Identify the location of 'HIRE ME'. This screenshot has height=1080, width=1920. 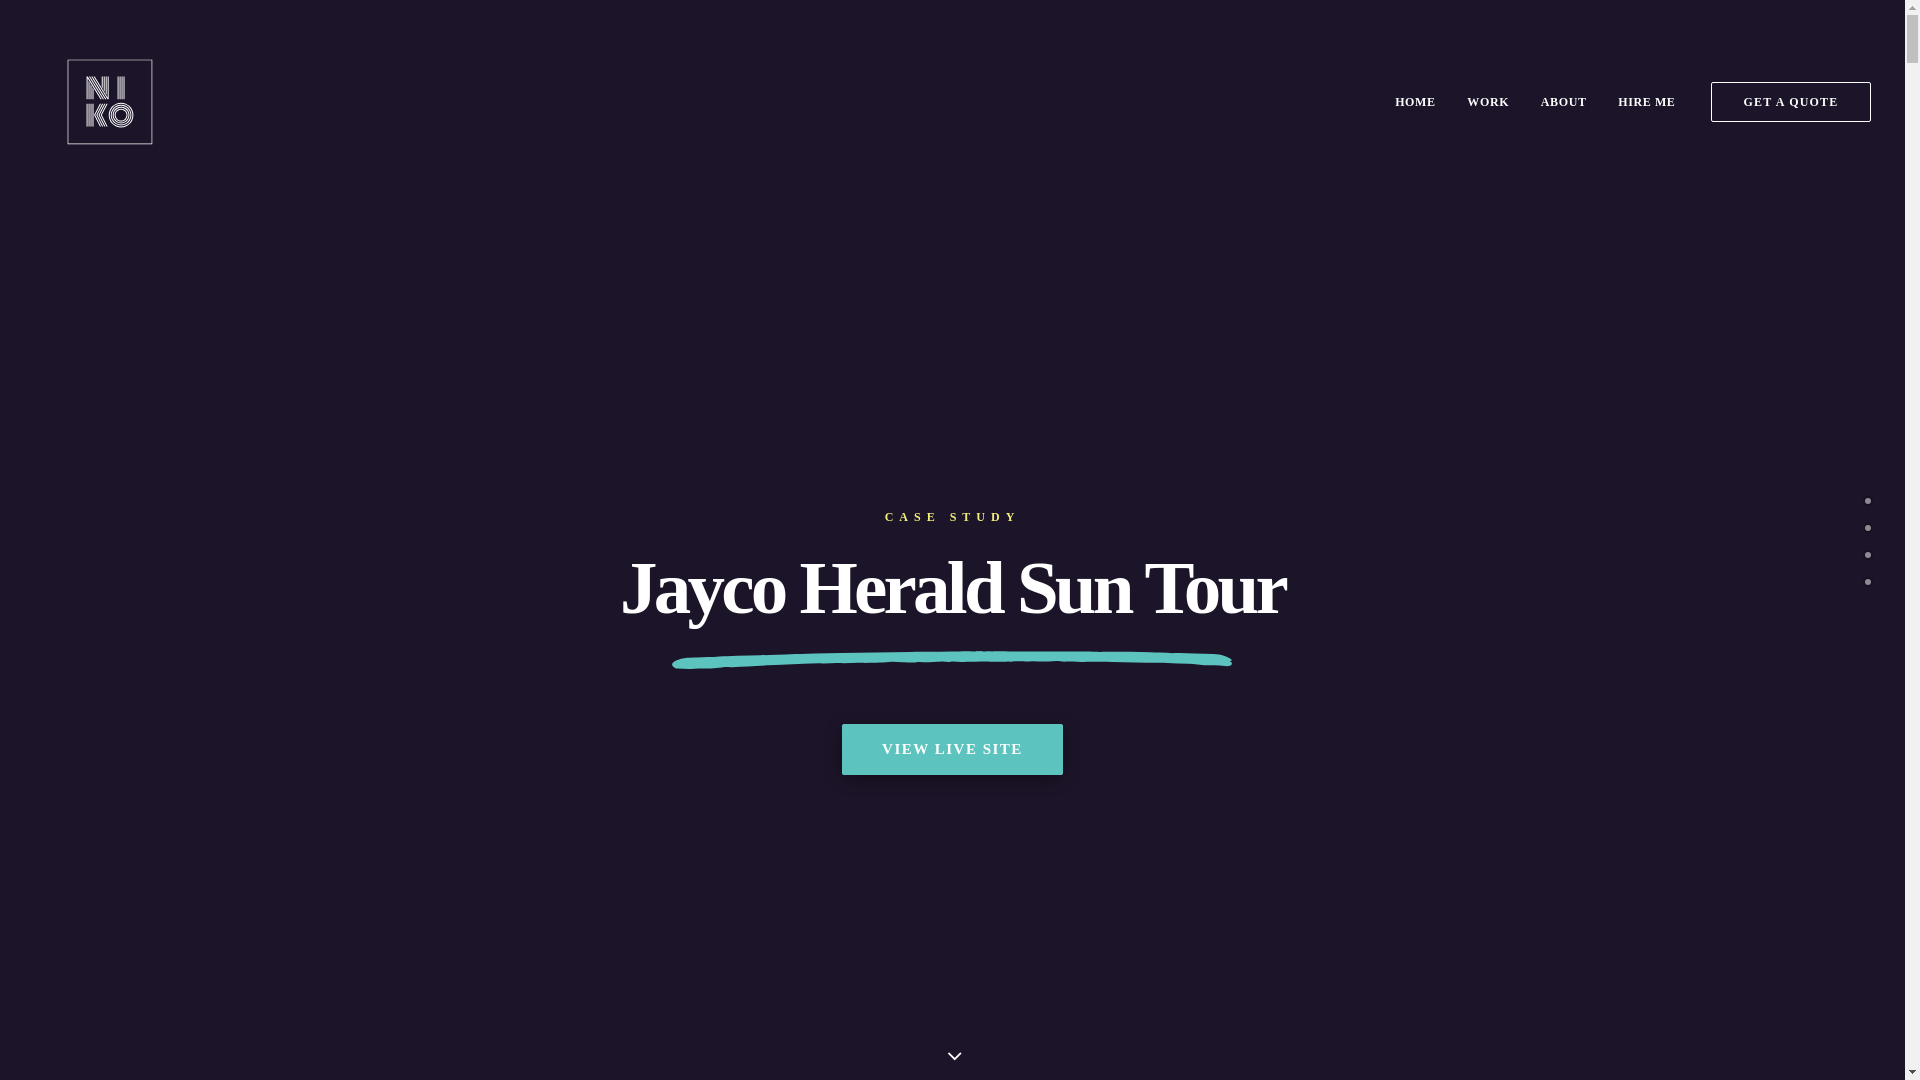
(1639, 101).